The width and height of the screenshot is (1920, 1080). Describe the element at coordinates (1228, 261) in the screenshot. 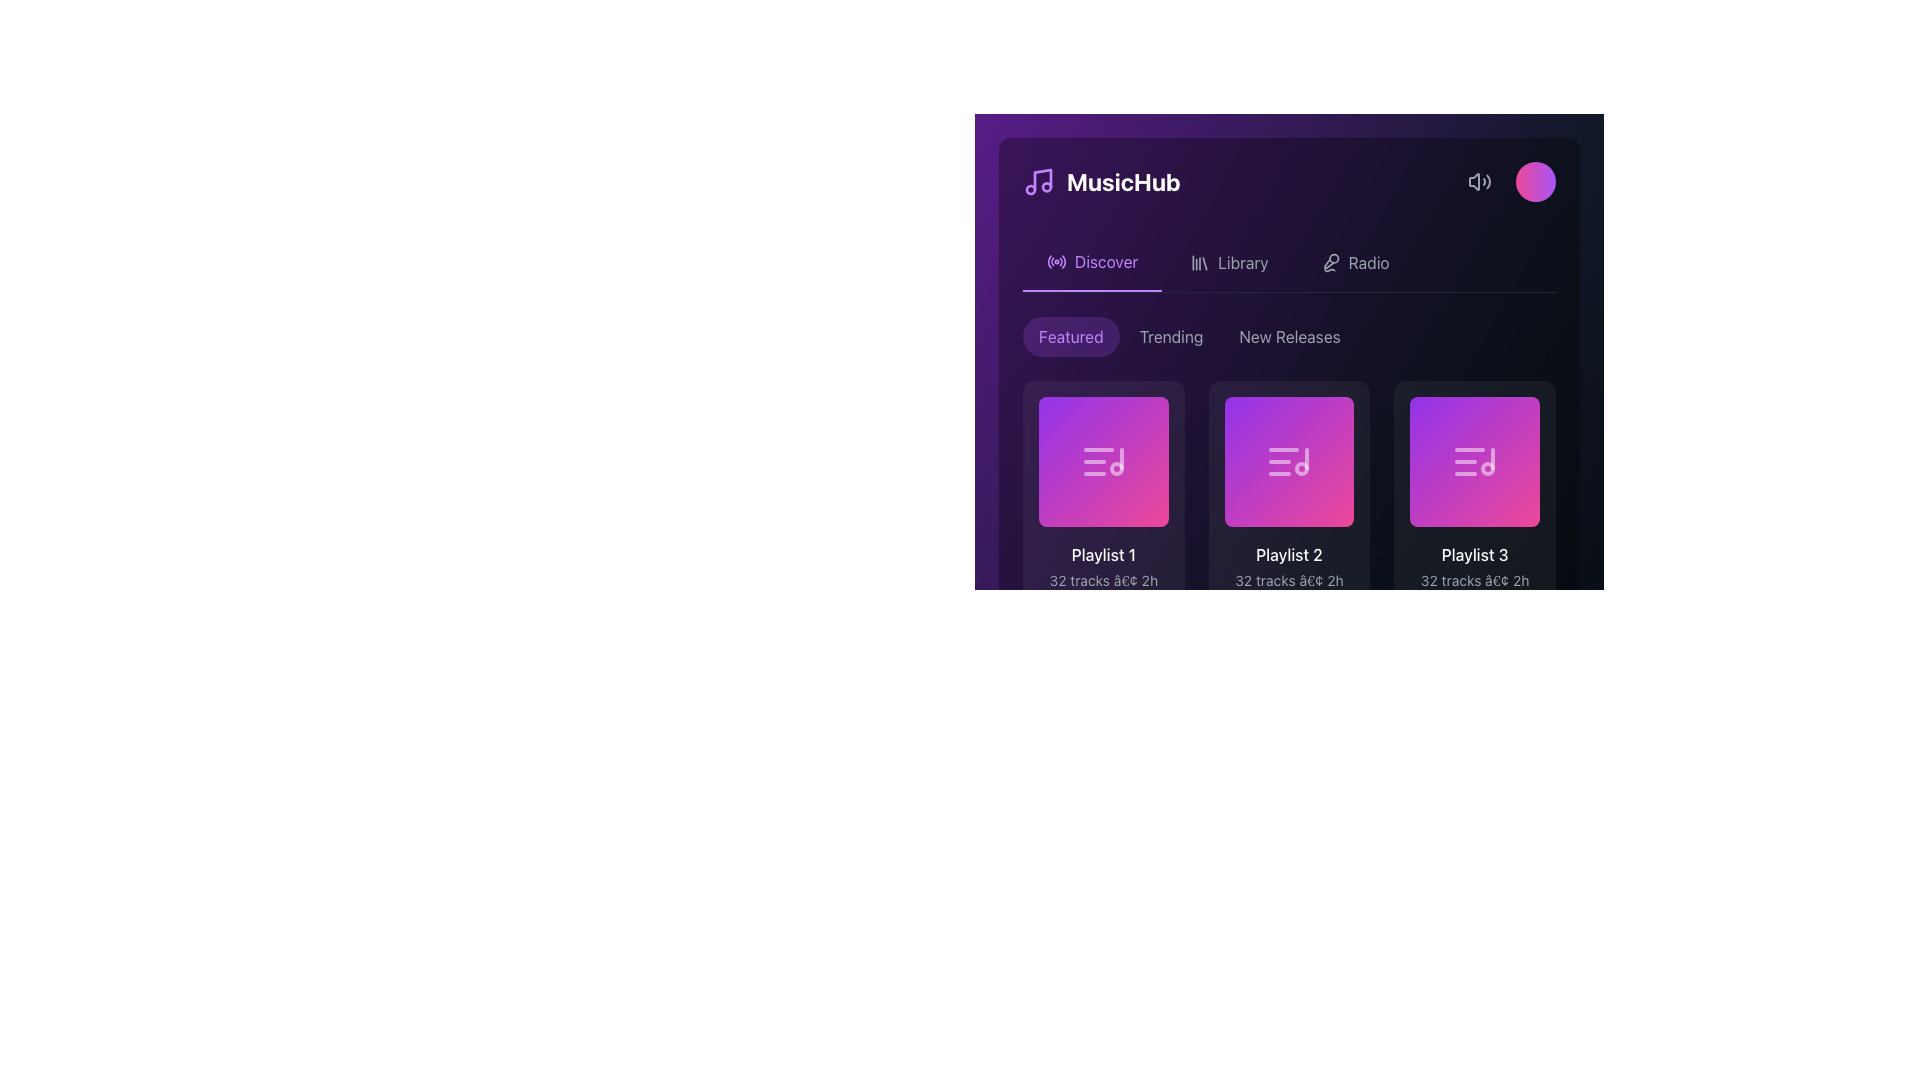

I see `the 'Library' navigation tab, which is the second menu option in the top horizontal navigation menu, adjacent to the 'Discover' and 'Radio' tabs` at that location.